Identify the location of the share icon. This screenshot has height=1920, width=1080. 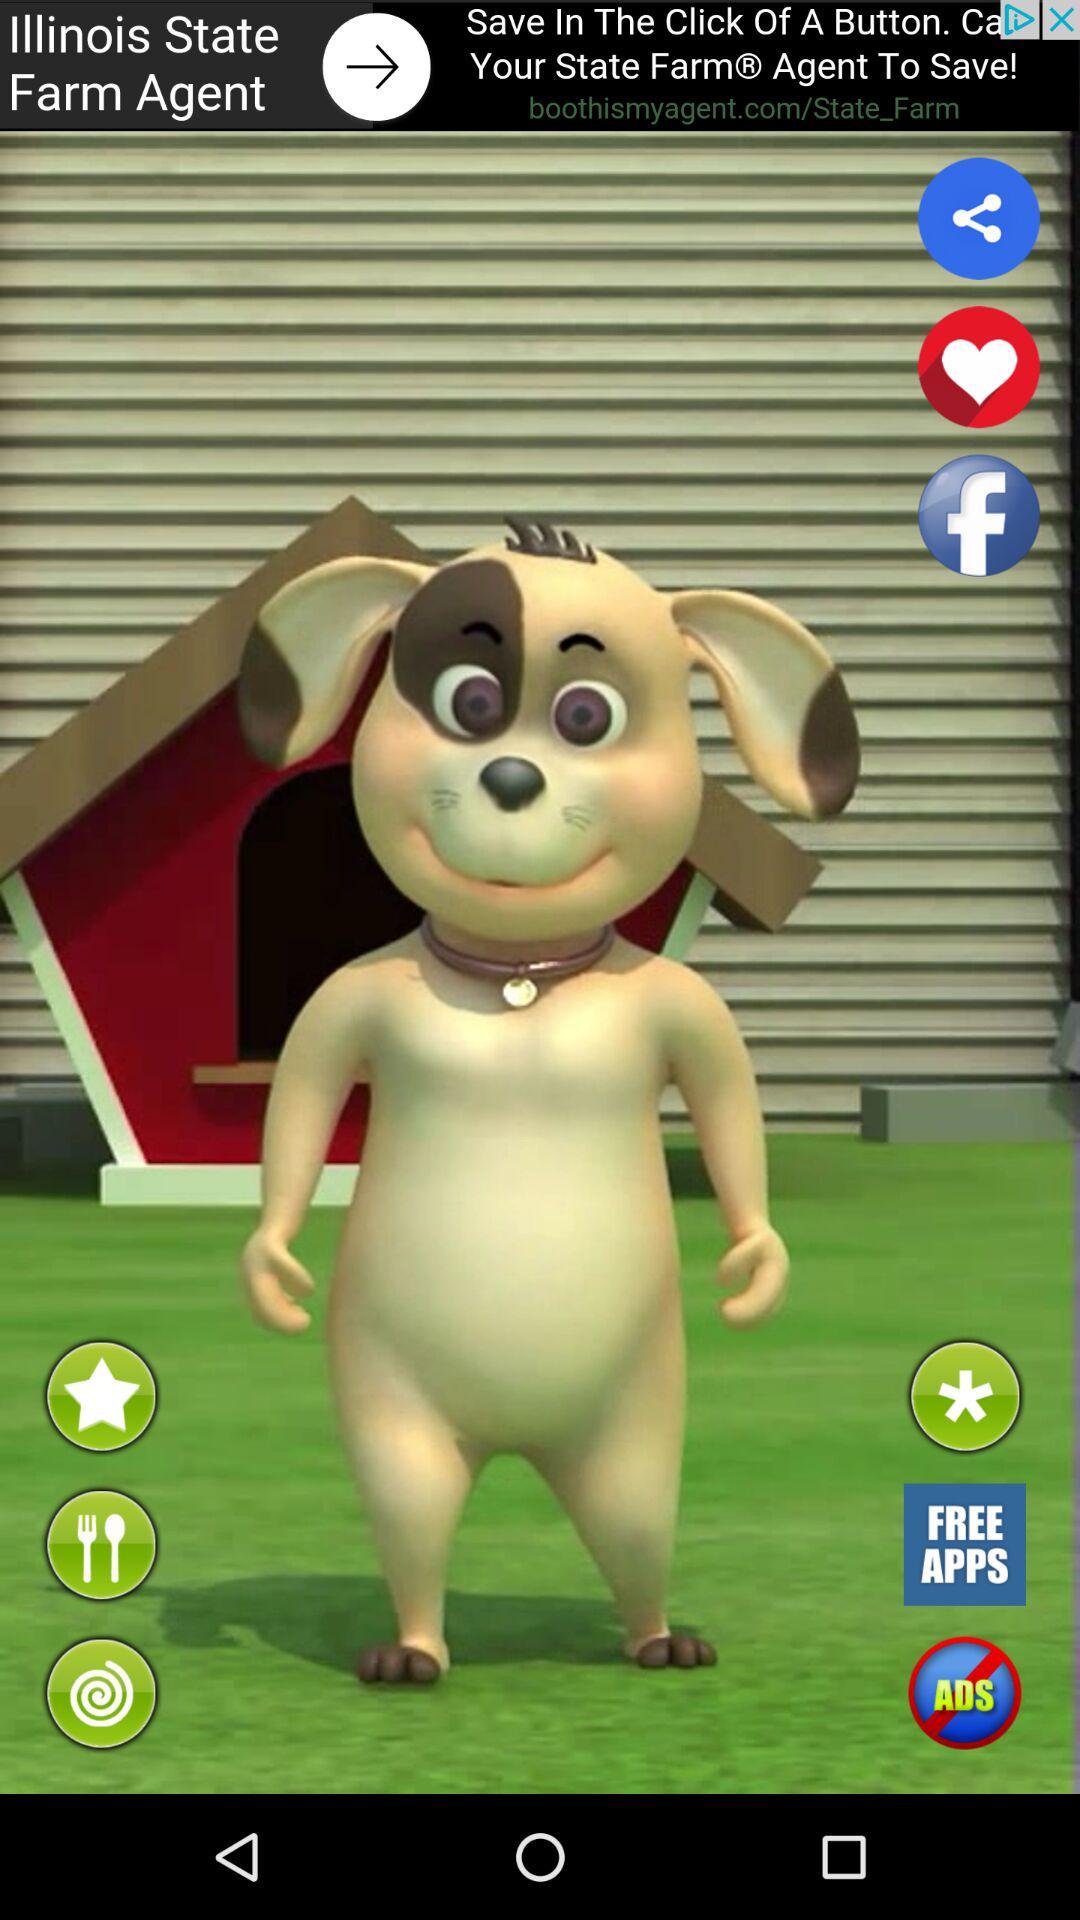
(978, 234).